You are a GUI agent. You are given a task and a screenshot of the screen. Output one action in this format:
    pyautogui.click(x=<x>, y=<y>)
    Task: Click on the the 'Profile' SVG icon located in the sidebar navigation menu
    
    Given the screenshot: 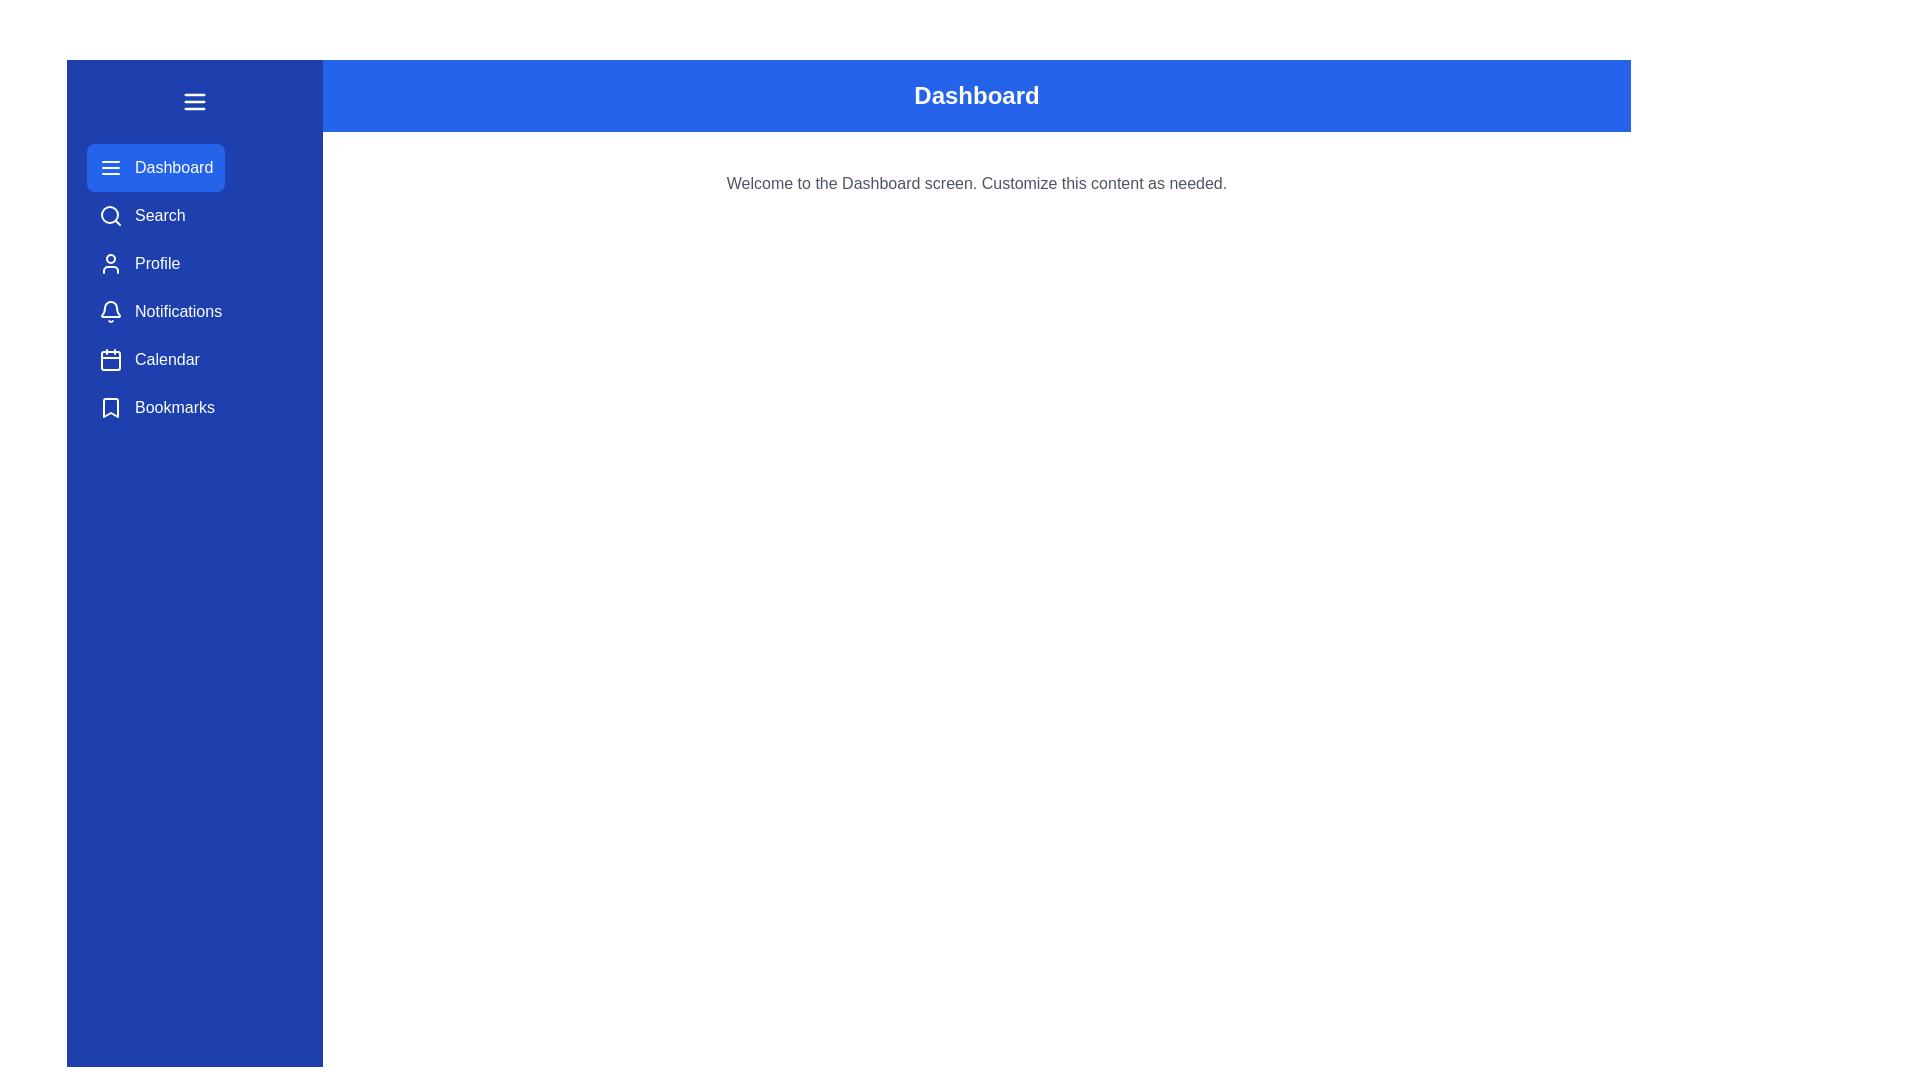 What is the action you would take?
    pyautogui.click(x=109, y=262)
    